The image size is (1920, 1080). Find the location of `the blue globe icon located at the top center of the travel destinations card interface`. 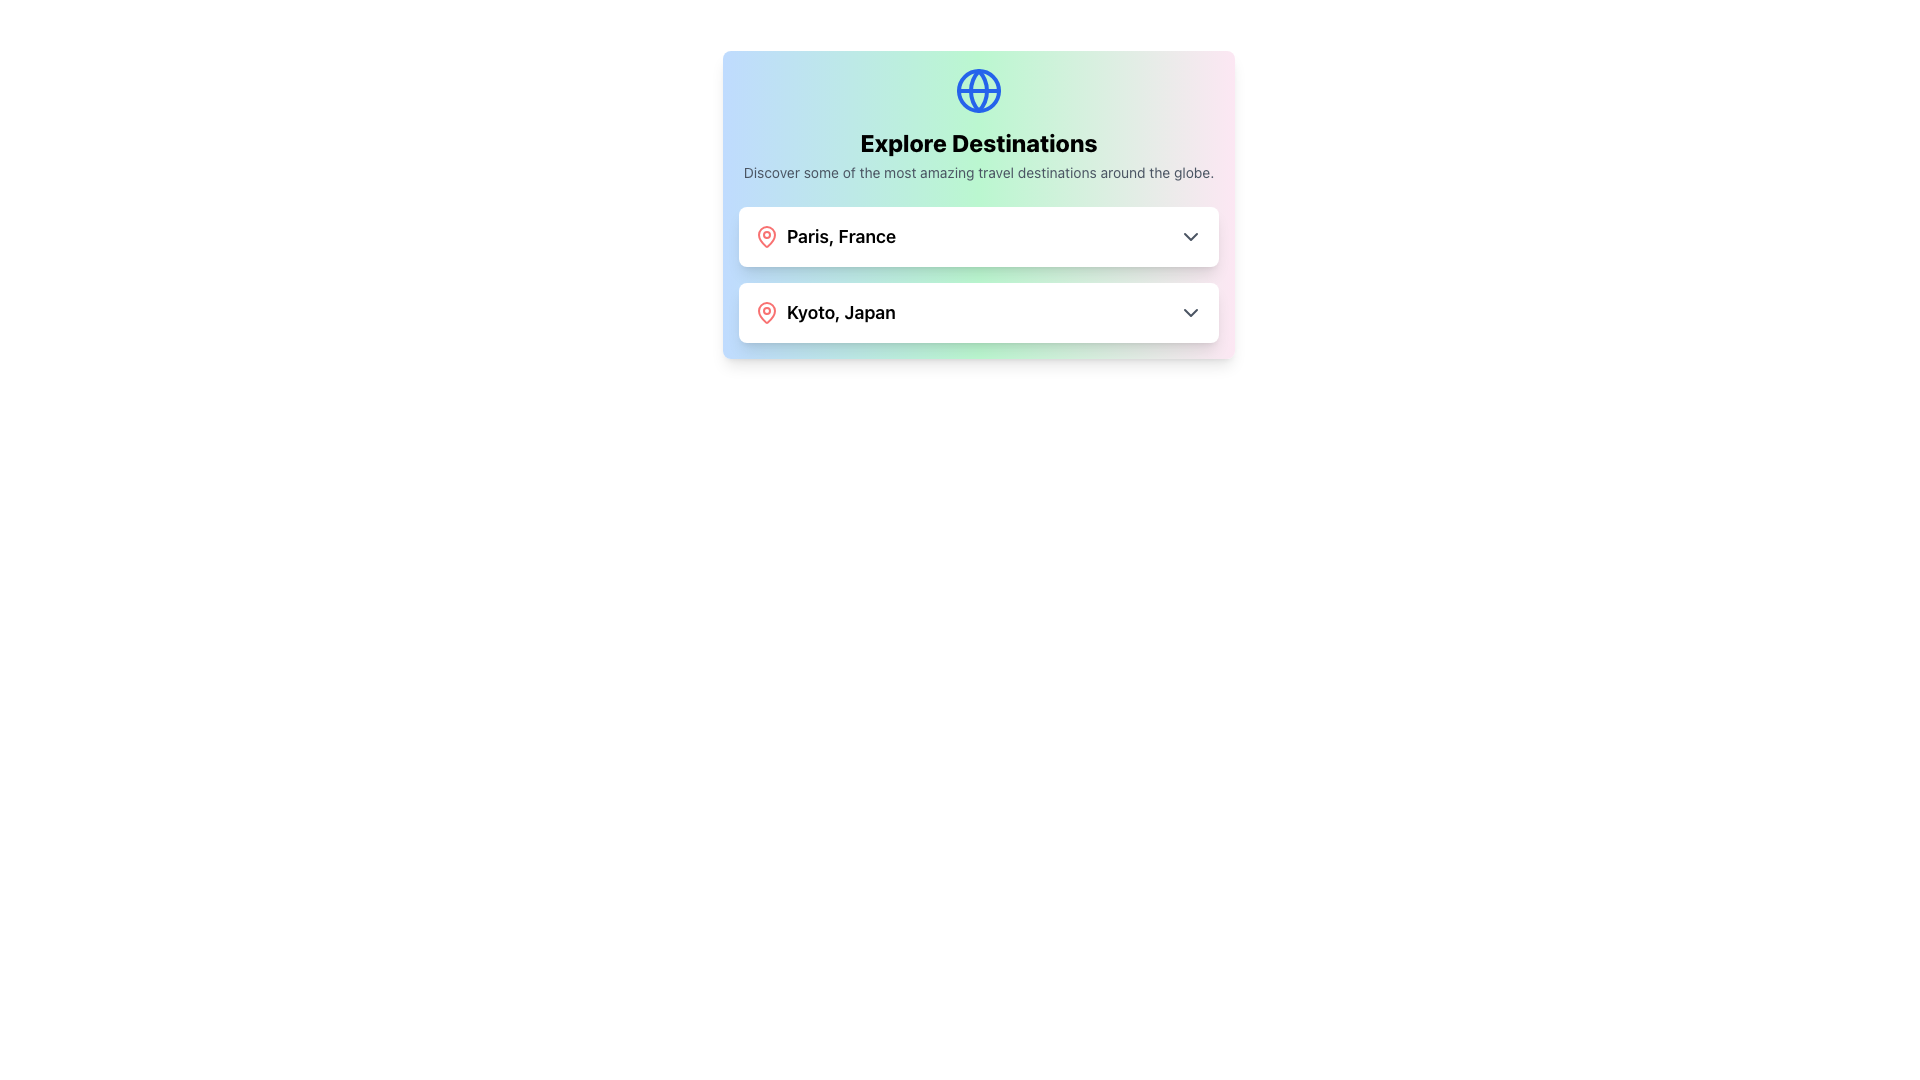

the blue globe icon located at the top center of the travel destinations card interface is located at coordinates (979, 91).